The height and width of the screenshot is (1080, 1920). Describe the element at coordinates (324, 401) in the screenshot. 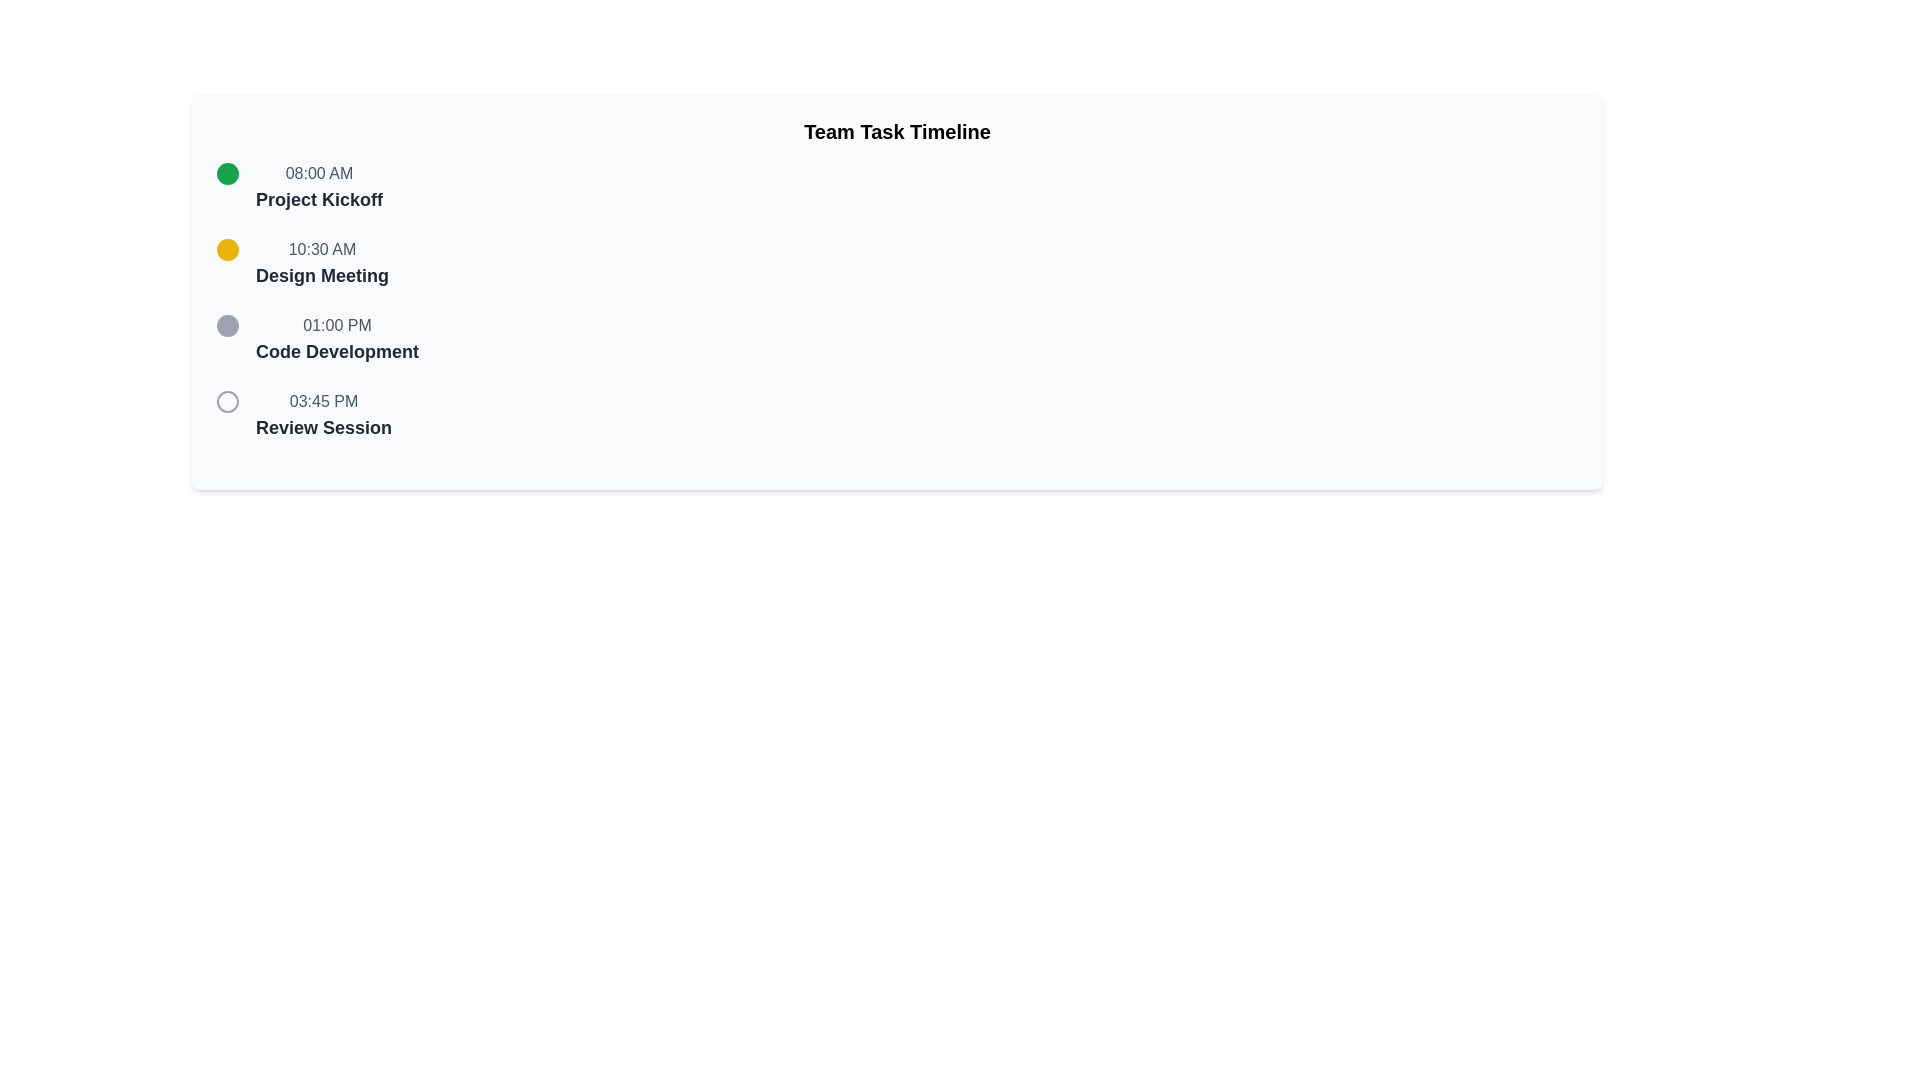

I see `the Static Text that indicates the time for the 'Review Session' activity, which is positioned as the fourth list item under 'Team Task Timeline'` at that location.